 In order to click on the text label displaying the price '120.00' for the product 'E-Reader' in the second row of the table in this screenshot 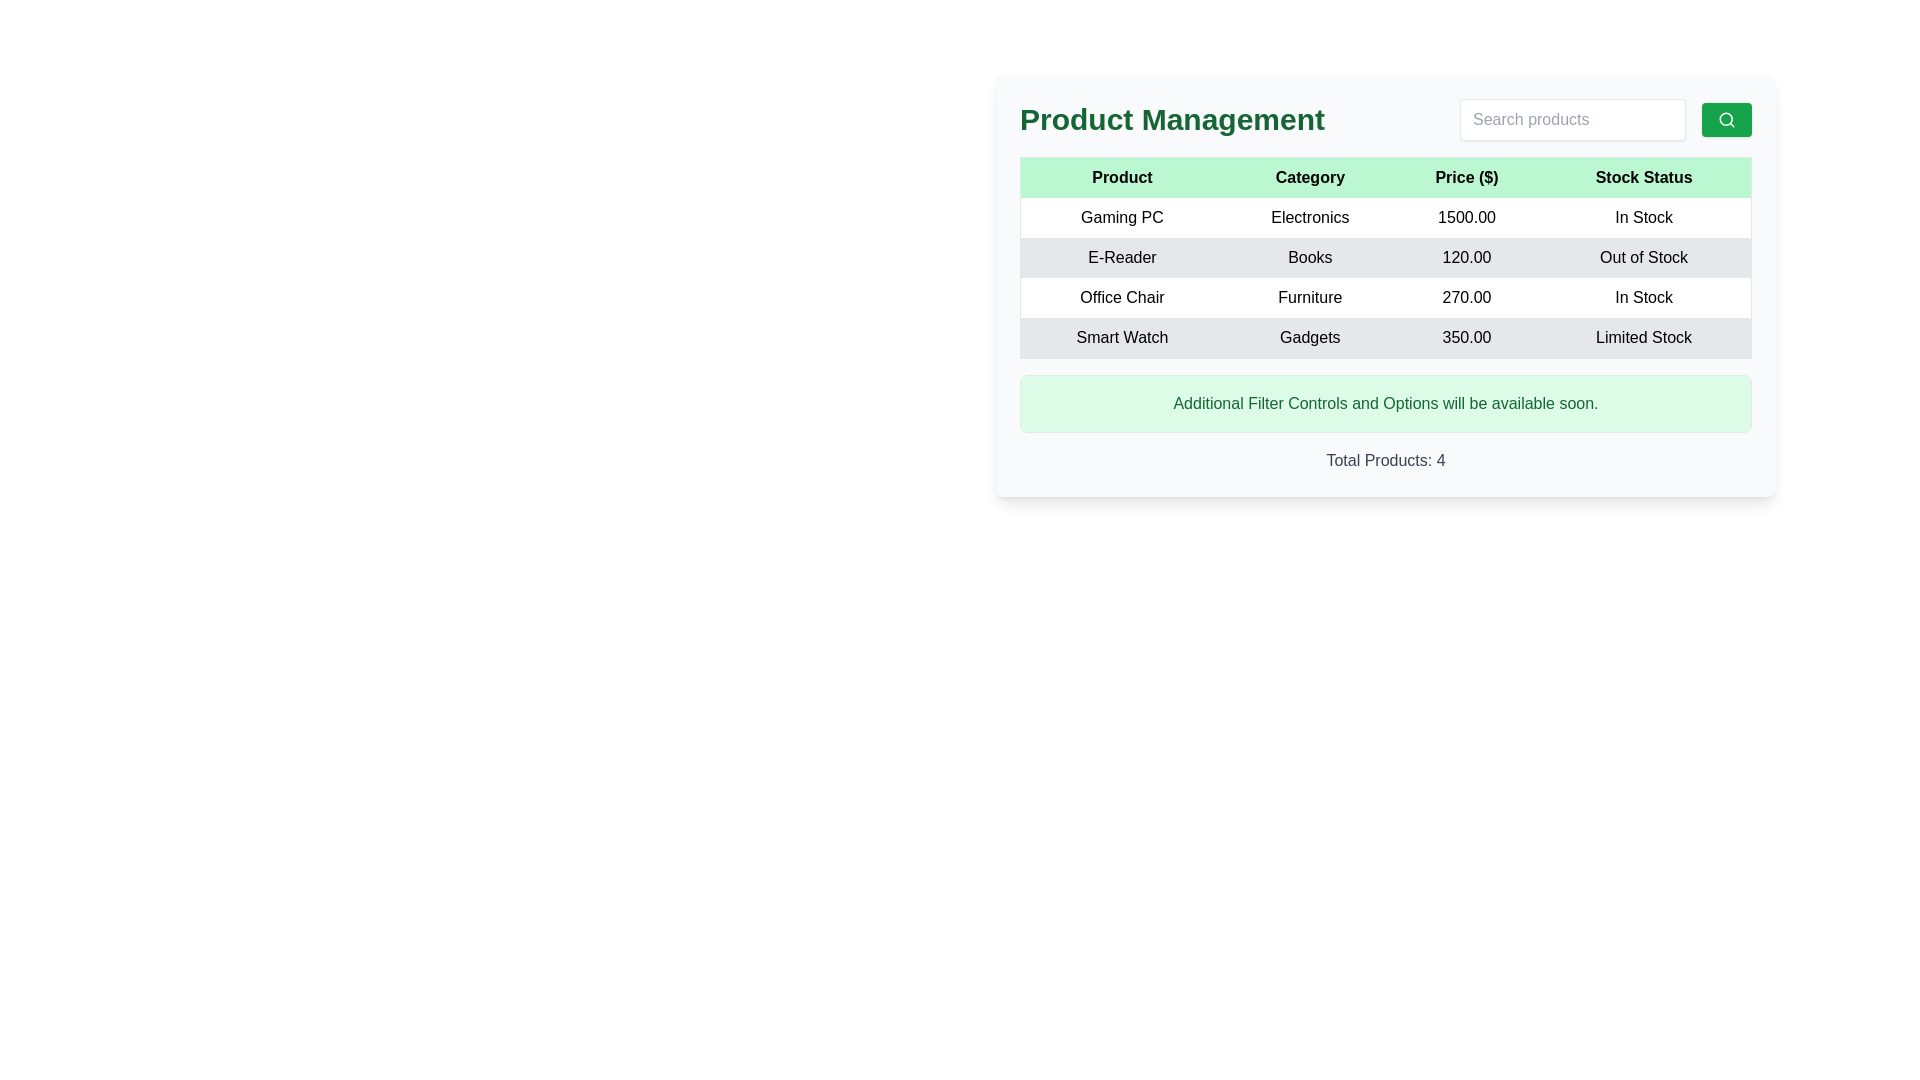, I will do `click(1467, 257)`.